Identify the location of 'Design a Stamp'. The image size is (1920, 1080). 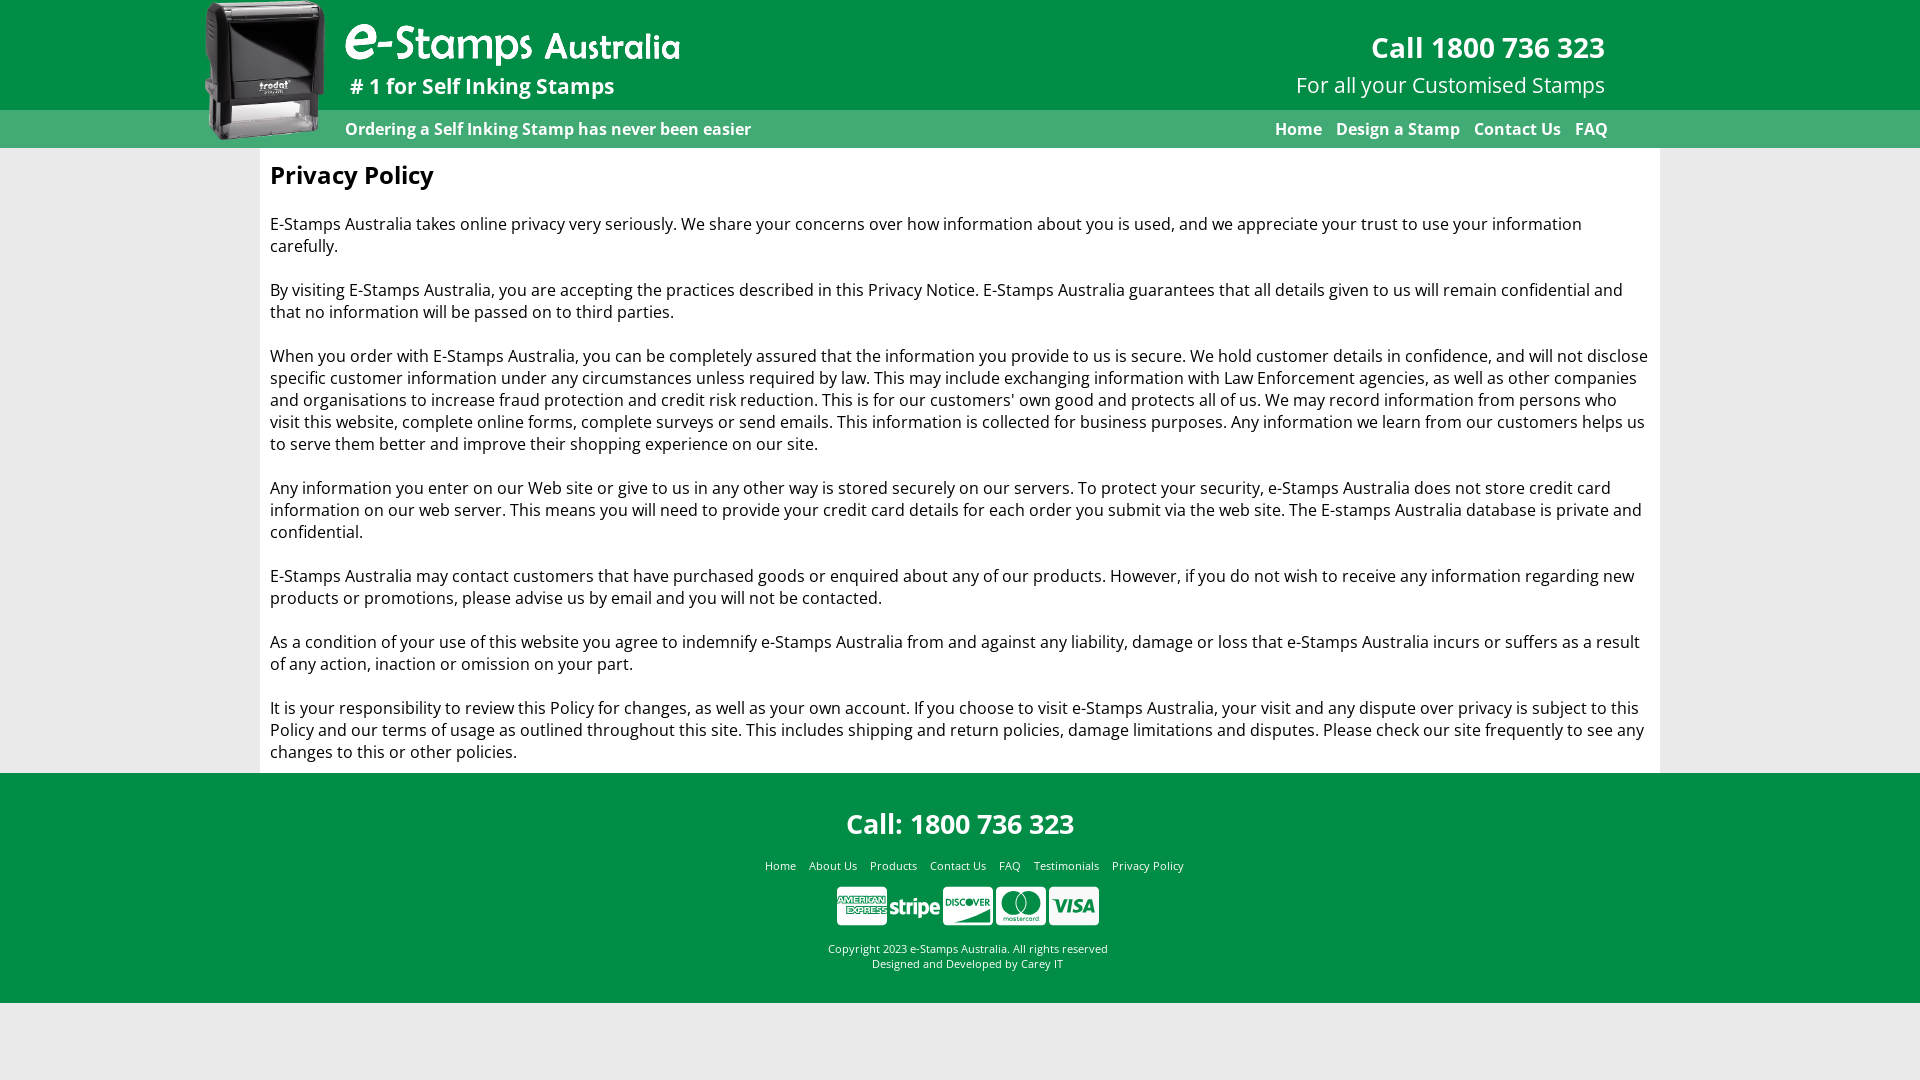
(1396, 128).